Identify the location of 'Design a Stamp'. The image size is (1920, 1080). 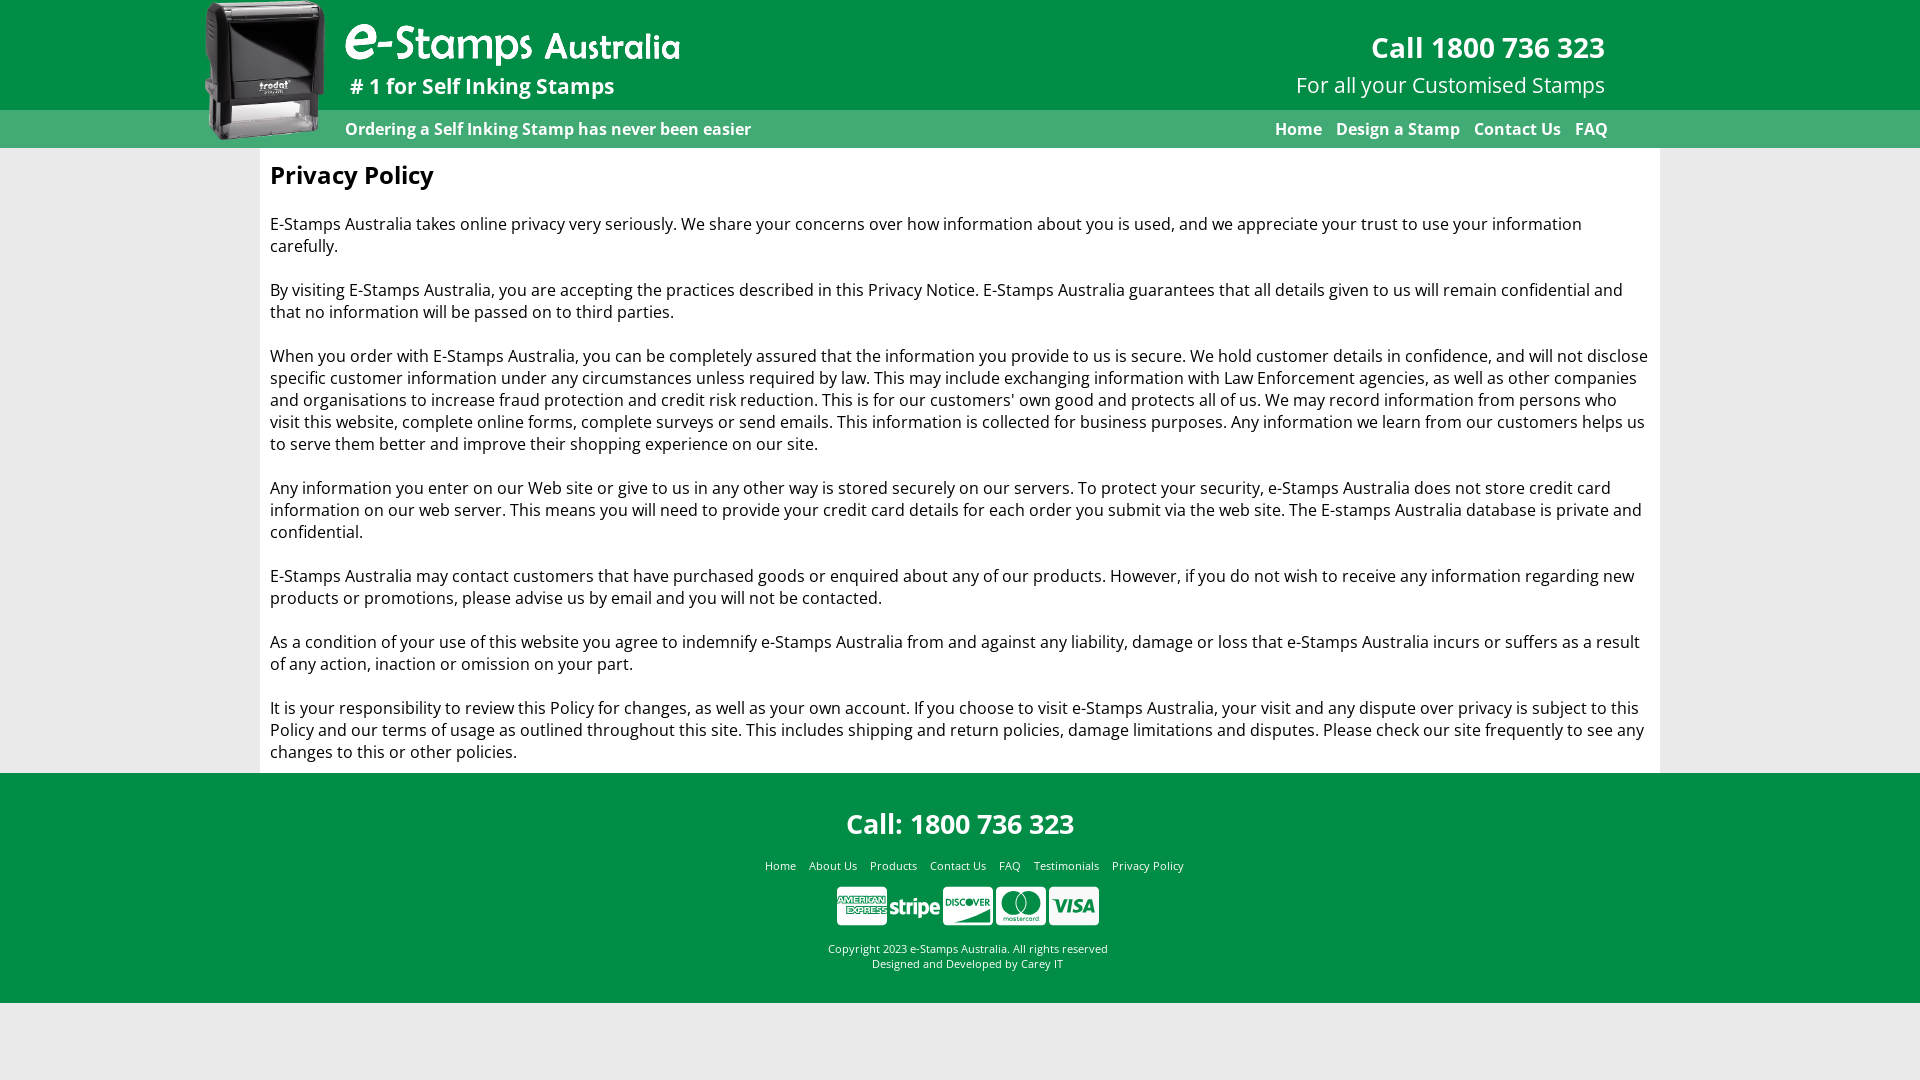
(1396, 128).